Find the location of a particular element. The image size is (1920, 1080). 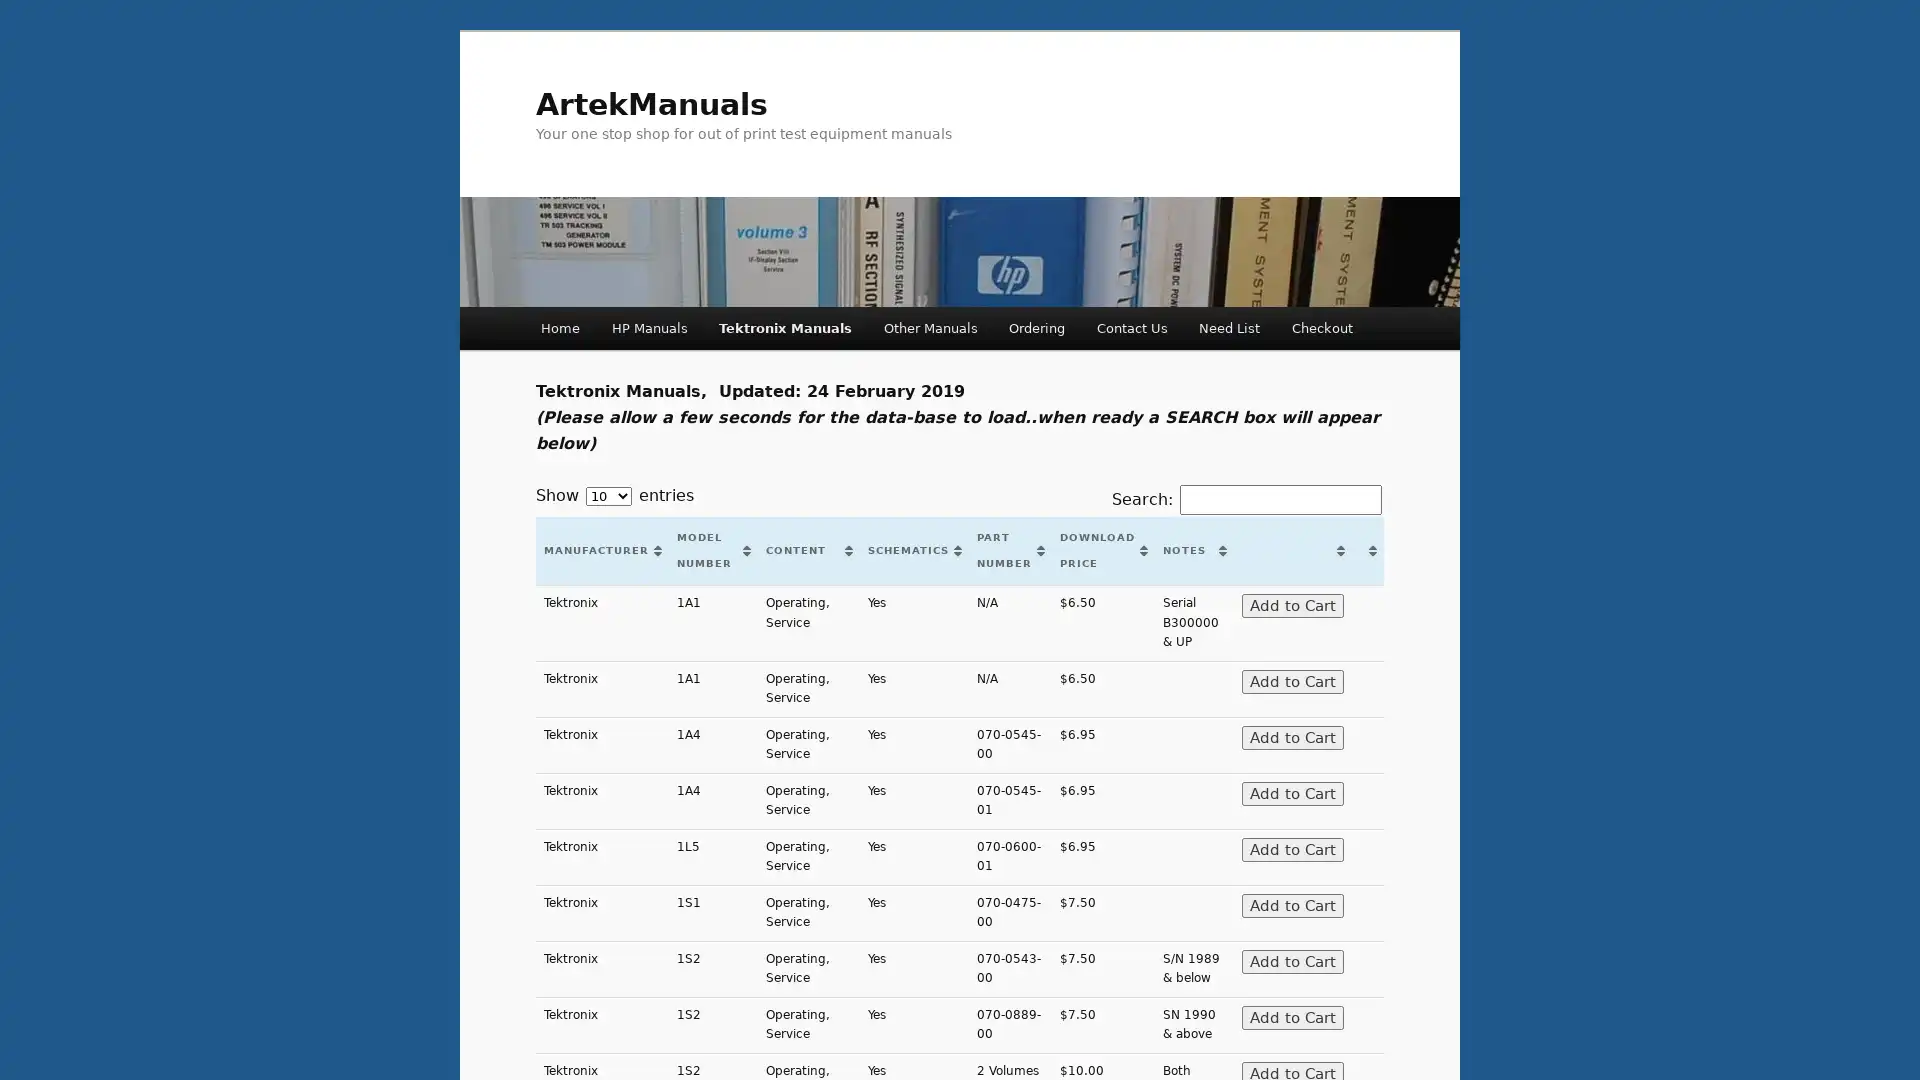

Add to Cart is located at coordinates (1291, 680).